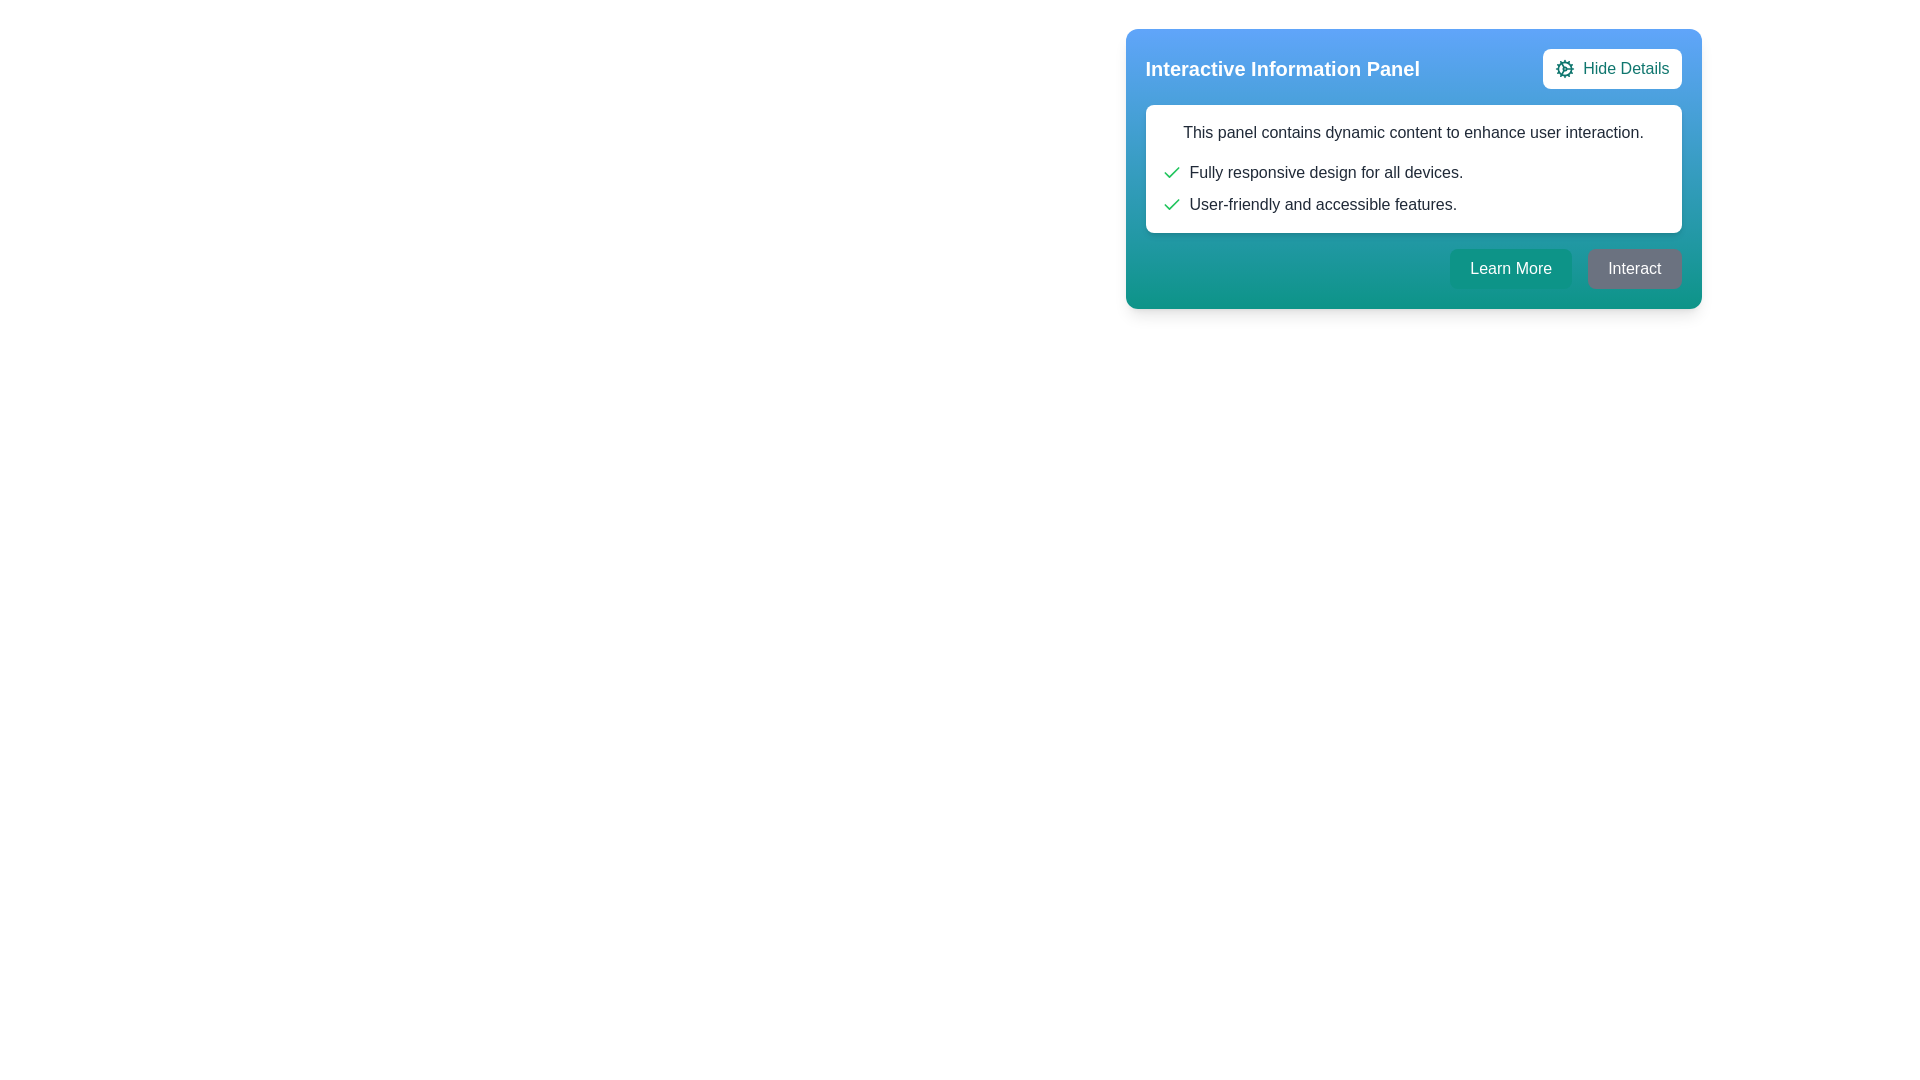  Describe the element at coordinates (1412, 172) in the screenshot. I see `the label with the text 'Fully responsive design for all devices.' which includes a green checkmark icon, indicating completion or confirmation` at that location.